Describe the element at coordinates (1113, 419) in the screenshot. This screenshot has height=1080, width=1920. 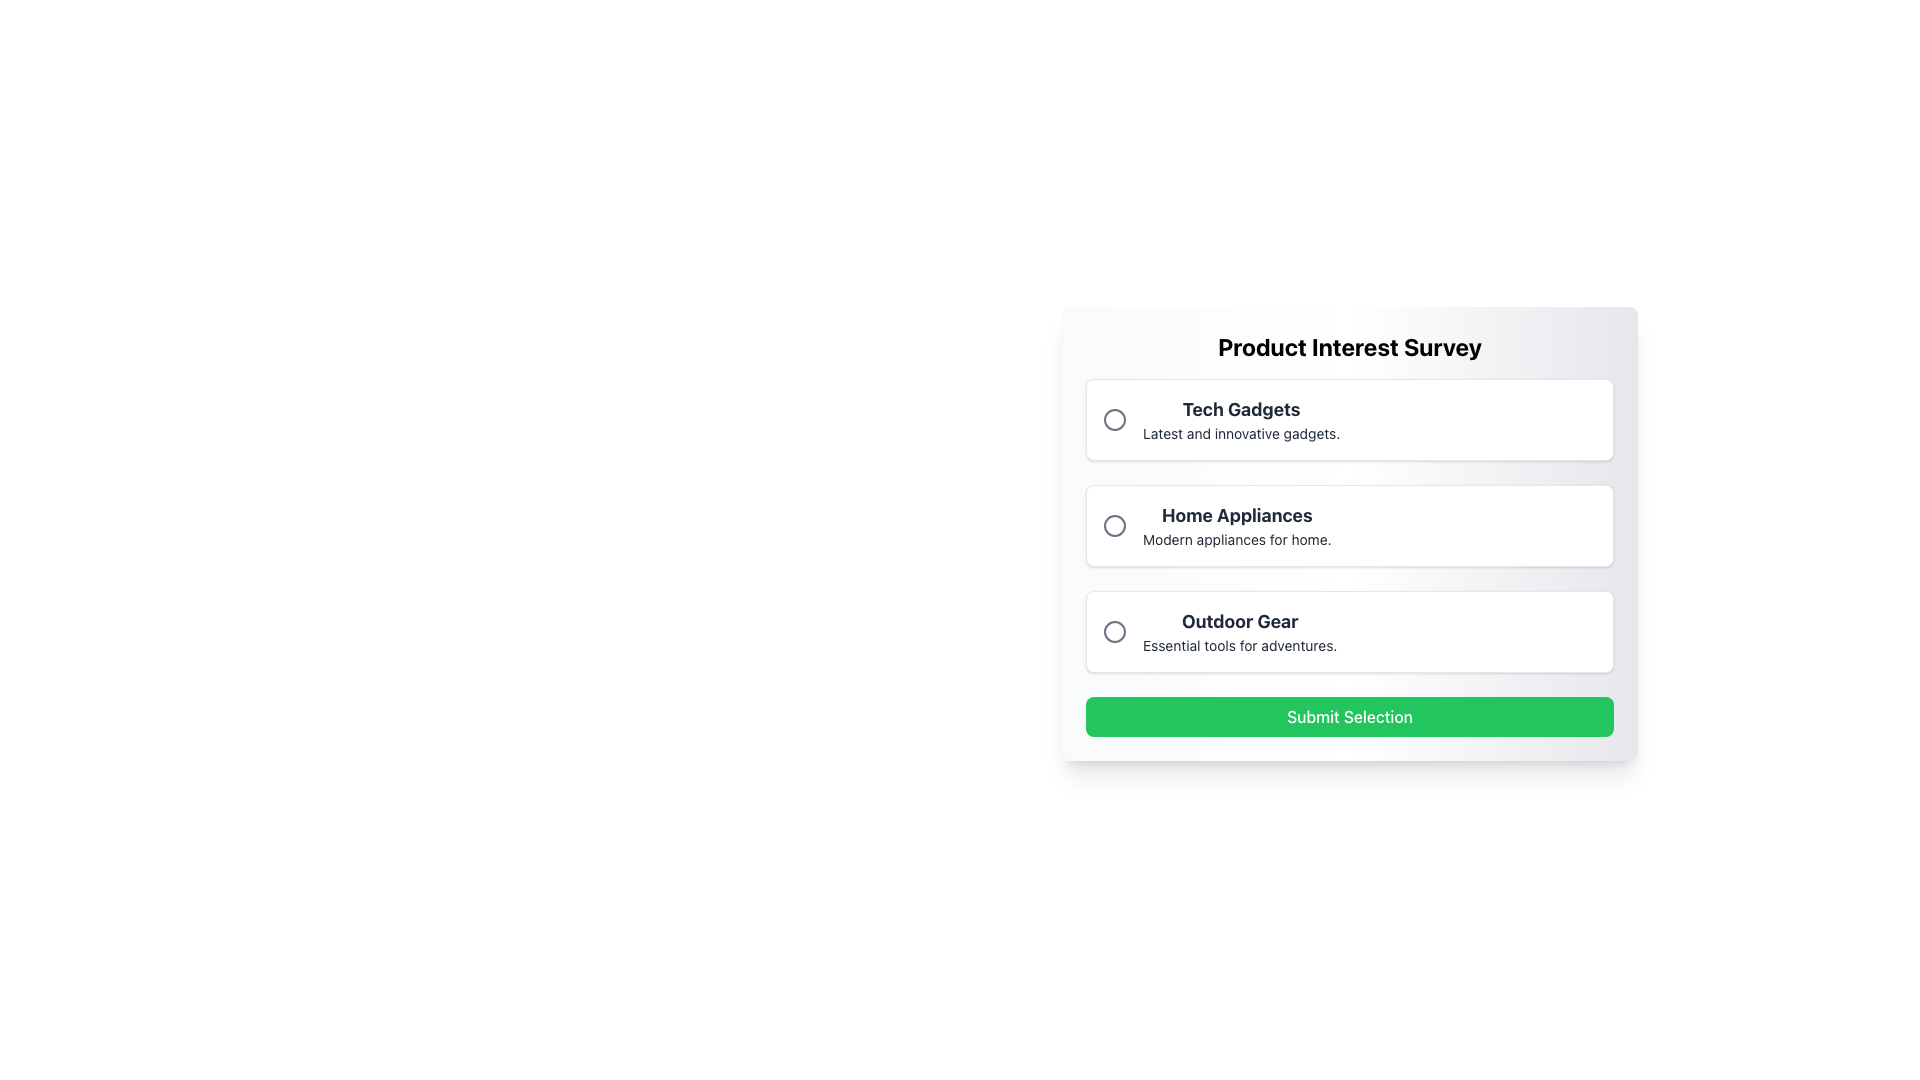
I see `the circular graphical indicator that is styled as an outline circle, positioned to the left of the 'Tech Gadgets' option label` at that location.